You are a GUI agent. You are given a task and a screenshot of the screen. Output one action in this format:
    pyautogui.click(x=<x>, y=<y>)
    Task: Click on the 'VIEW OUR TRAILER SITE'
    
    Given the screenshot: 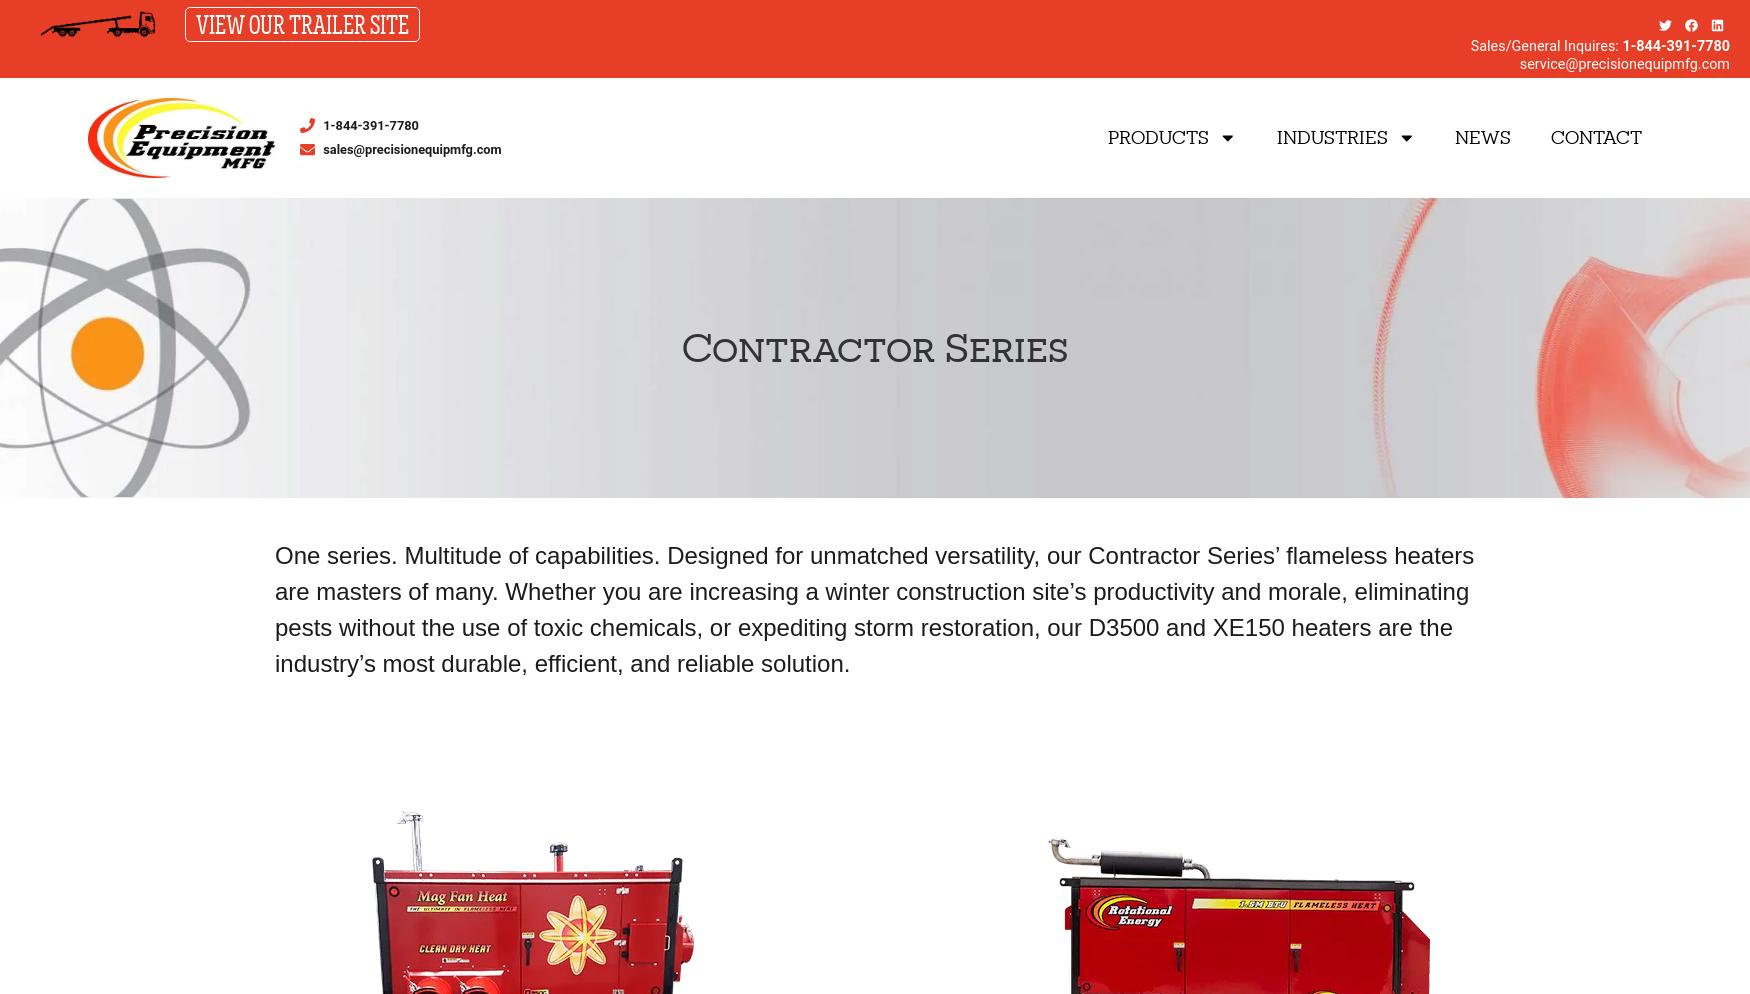 What is the action you would take?
    pyautogui.click(x=301, y=24)
    